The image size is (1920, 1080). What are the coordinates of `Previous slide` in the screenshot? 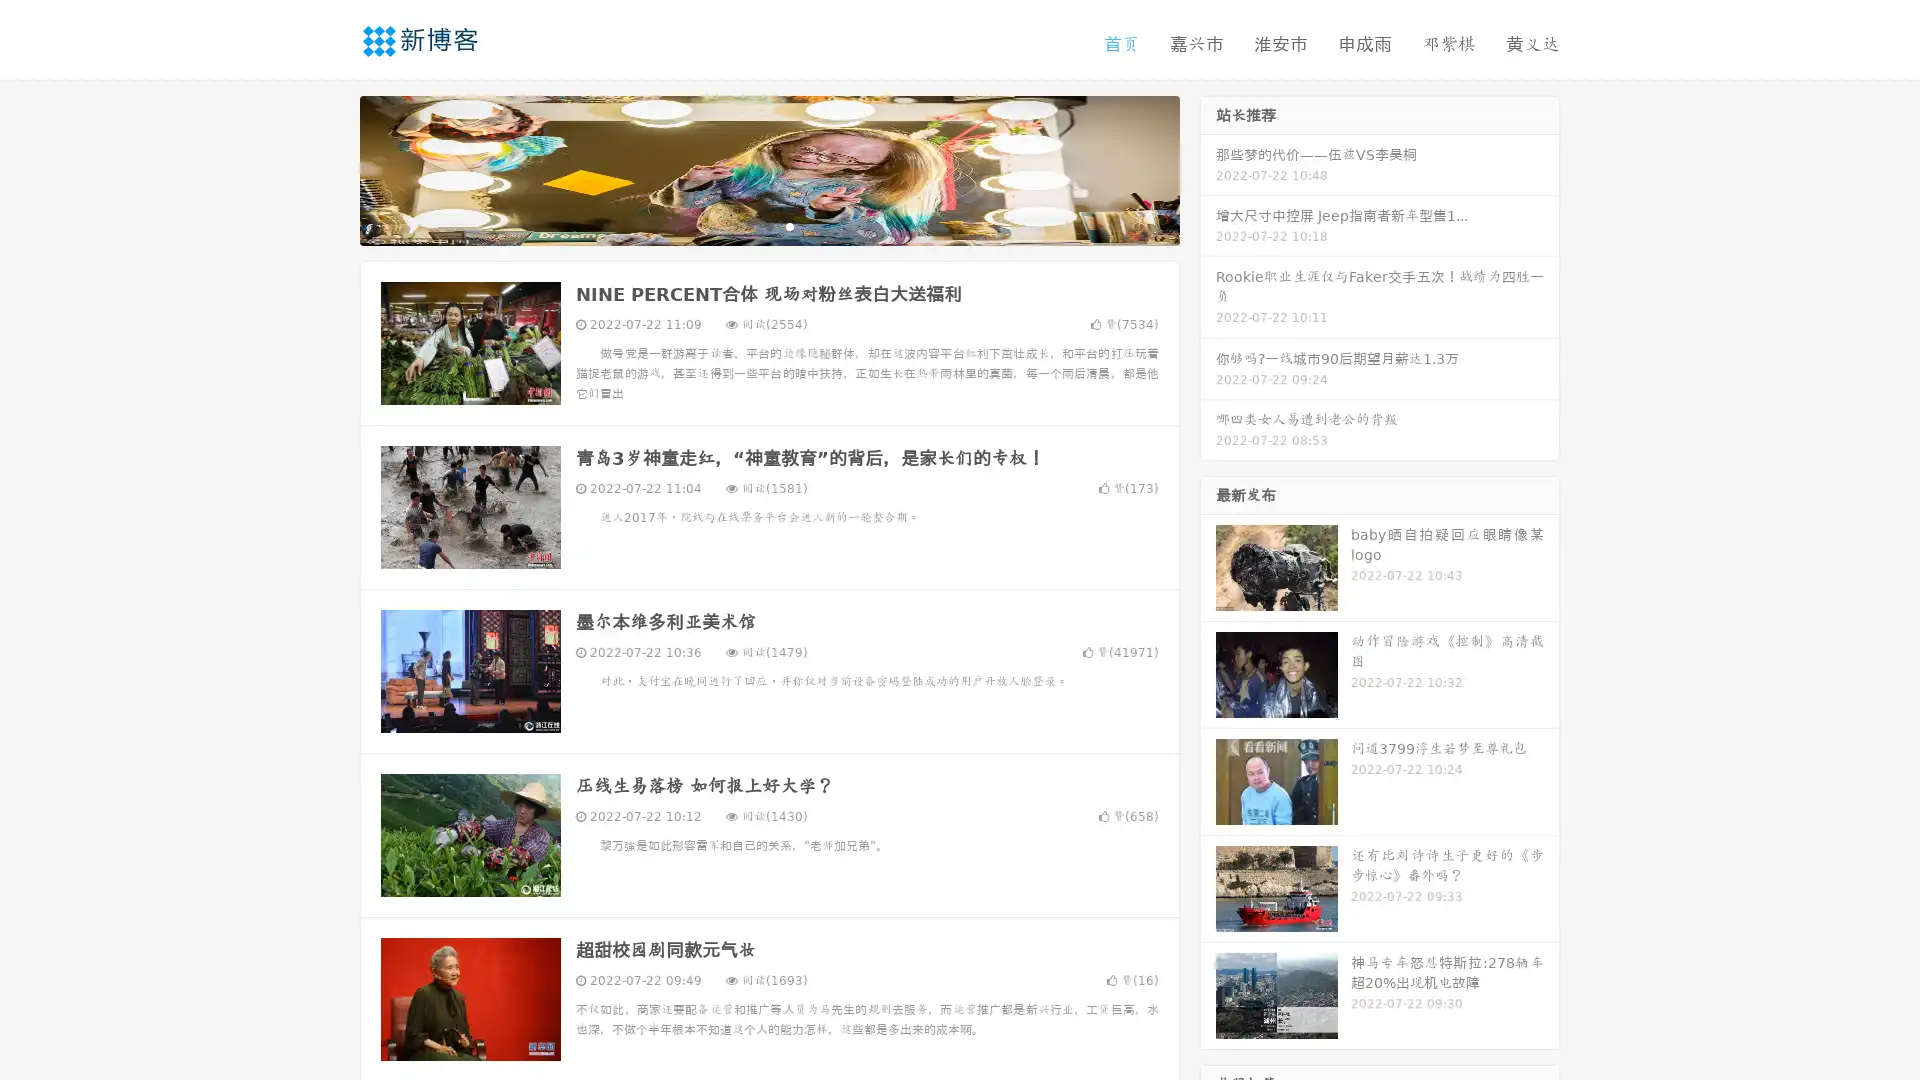 It's located at (330, 168).